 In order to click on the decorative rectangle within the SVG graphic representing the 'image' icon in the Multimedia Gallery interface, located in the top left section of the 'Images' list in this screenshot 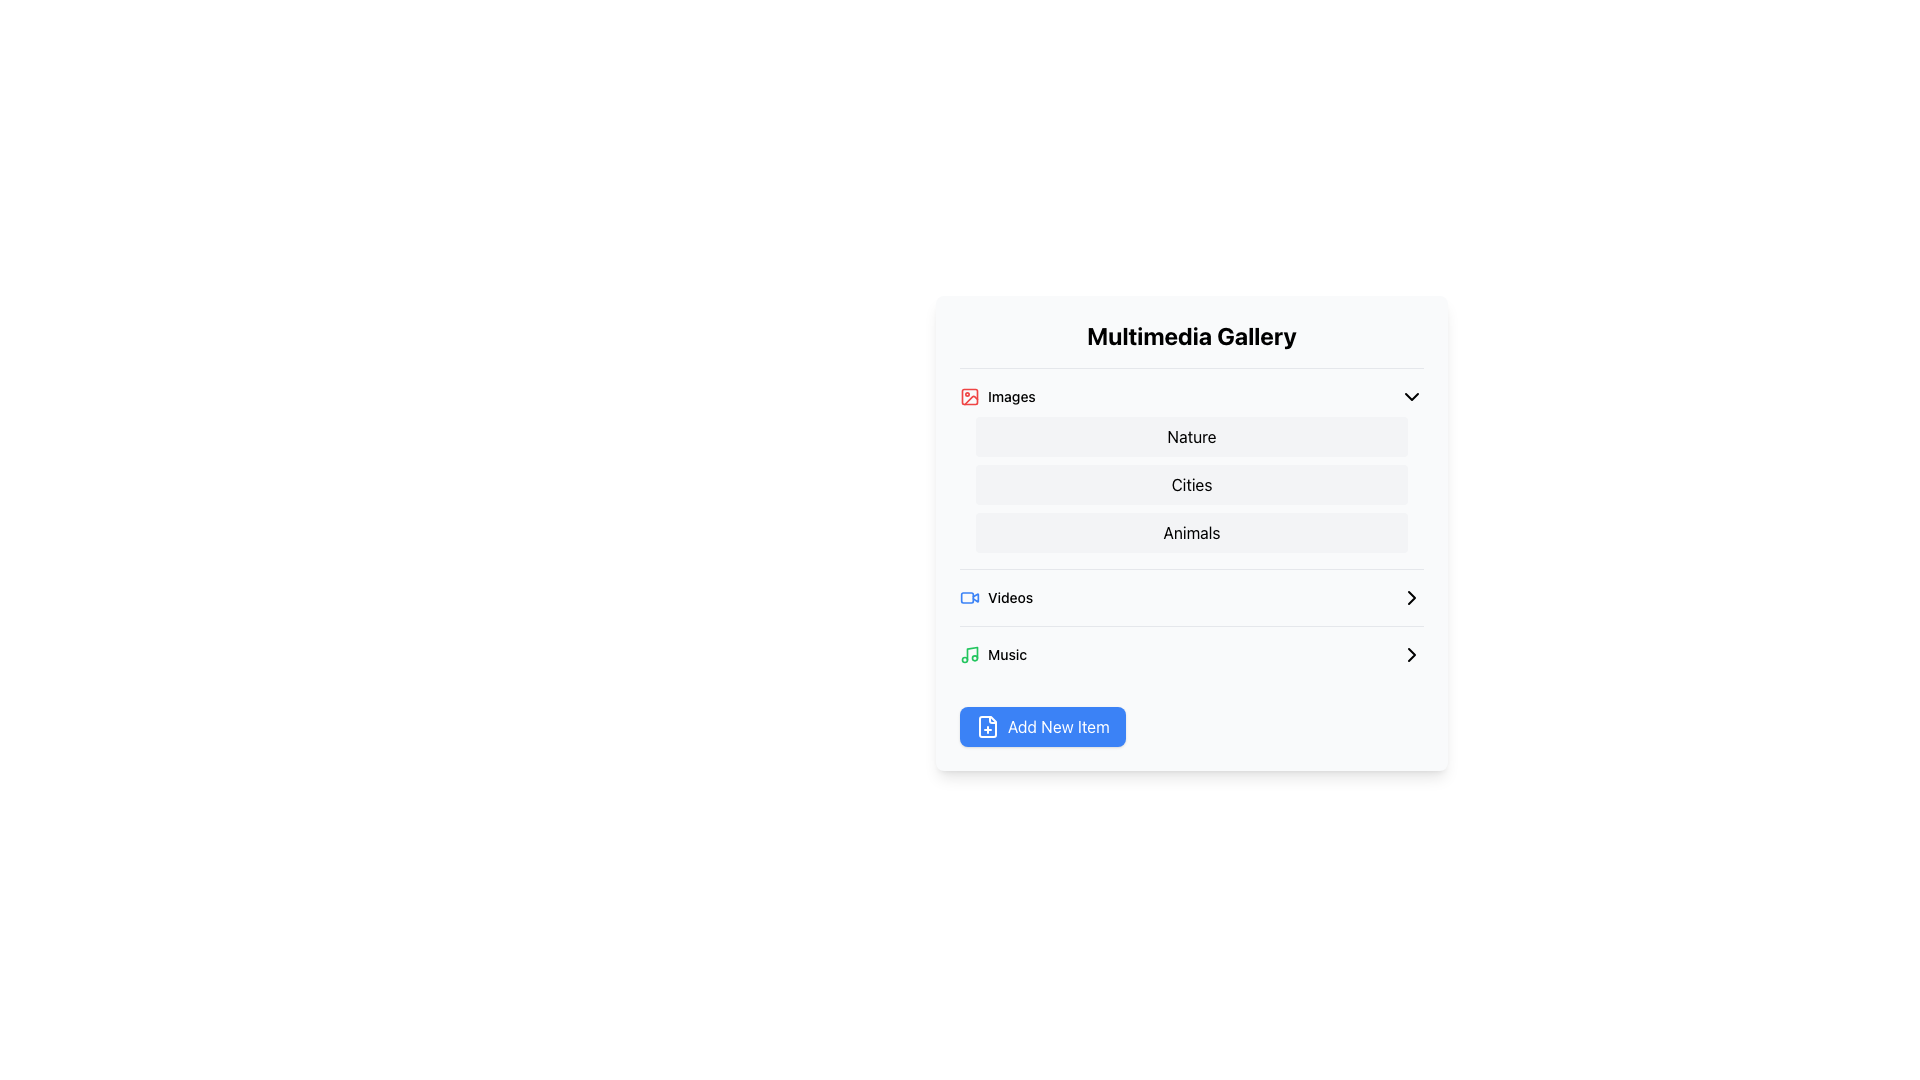, I will do `click(969, 397)`.